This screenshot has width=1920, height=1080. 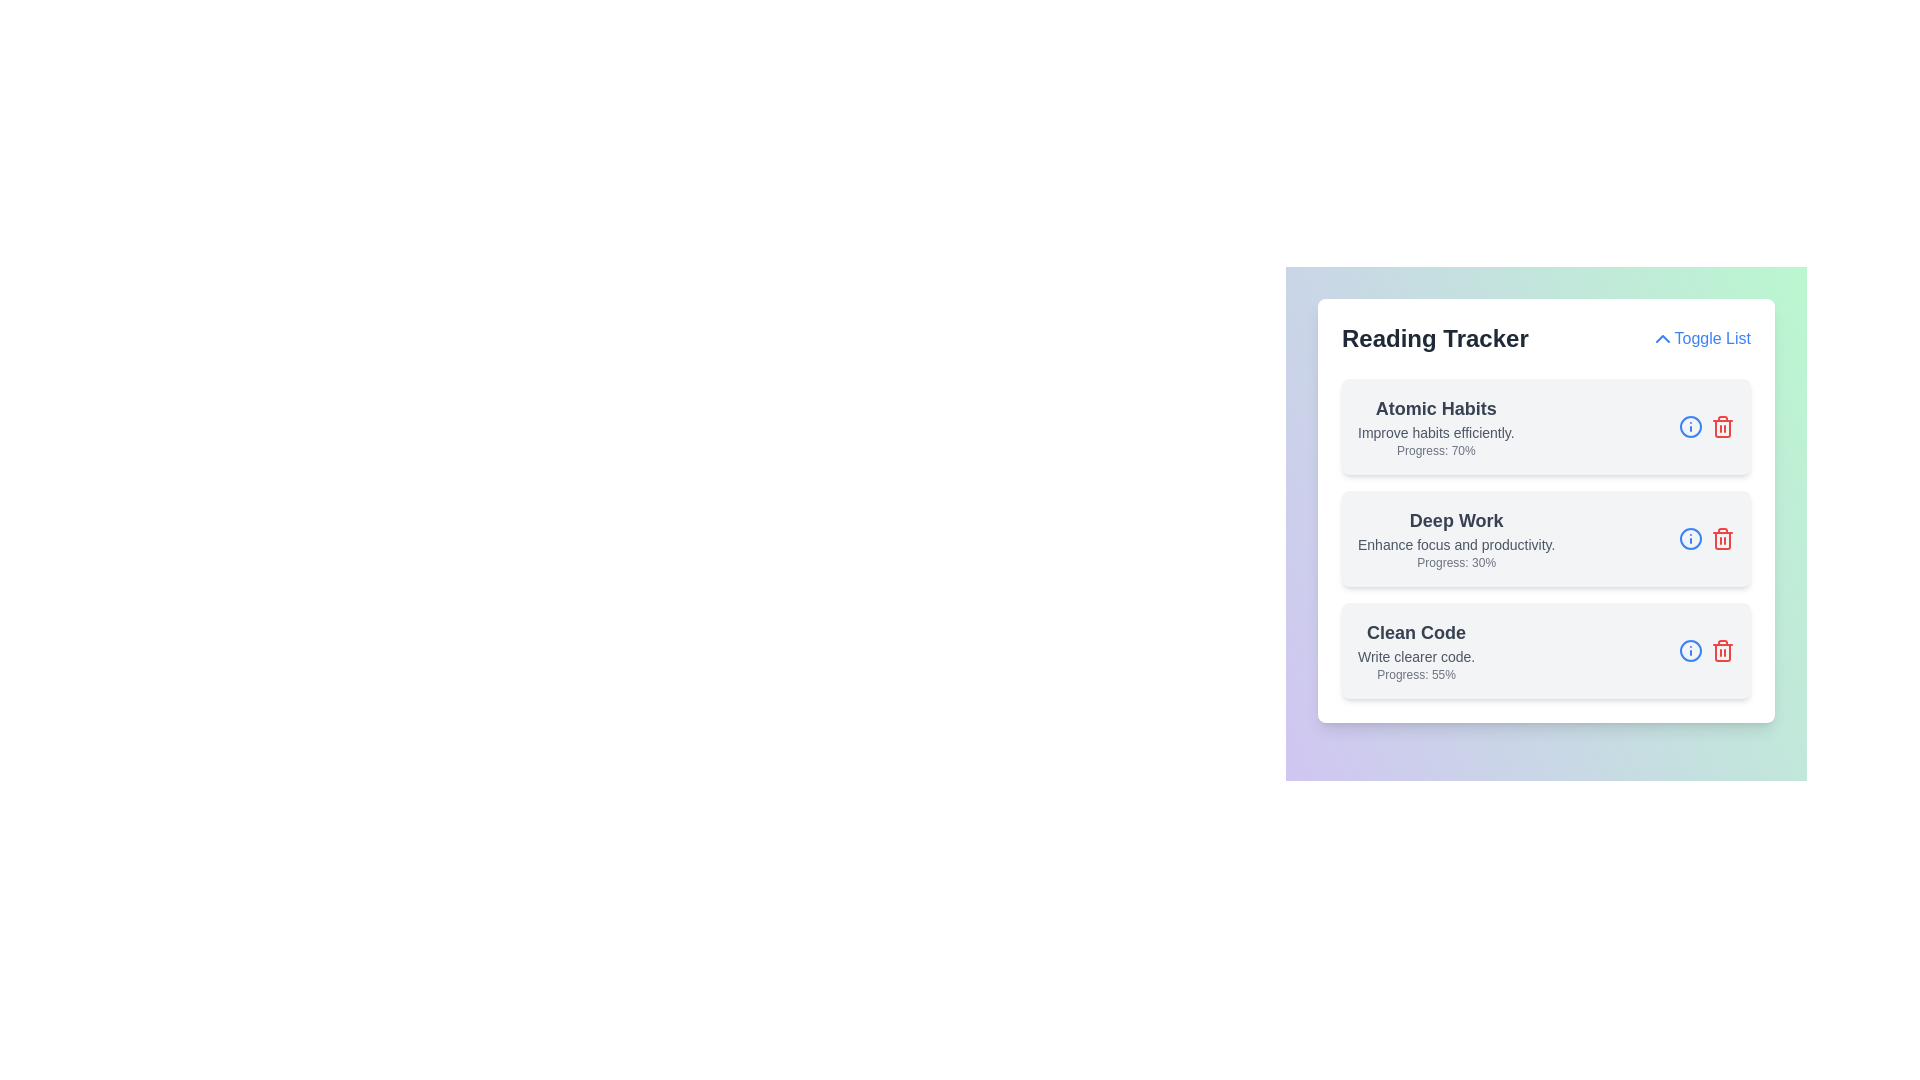 I want to click on the red trash bin icon button located on the far right side of the first task in the 'Reading Tracker' section, so click(x=1722, y=426).